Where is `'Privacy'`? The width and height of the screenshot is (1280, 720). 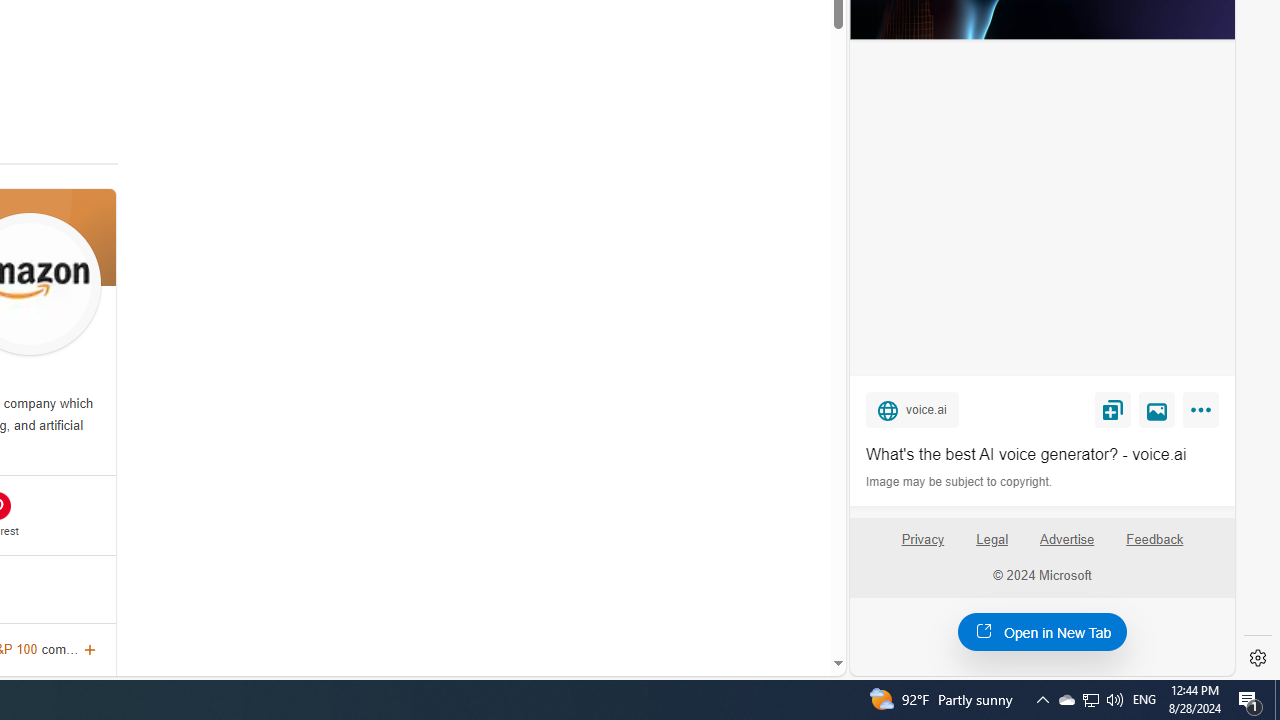
'Privacy' is located at coordinates (921, 547).